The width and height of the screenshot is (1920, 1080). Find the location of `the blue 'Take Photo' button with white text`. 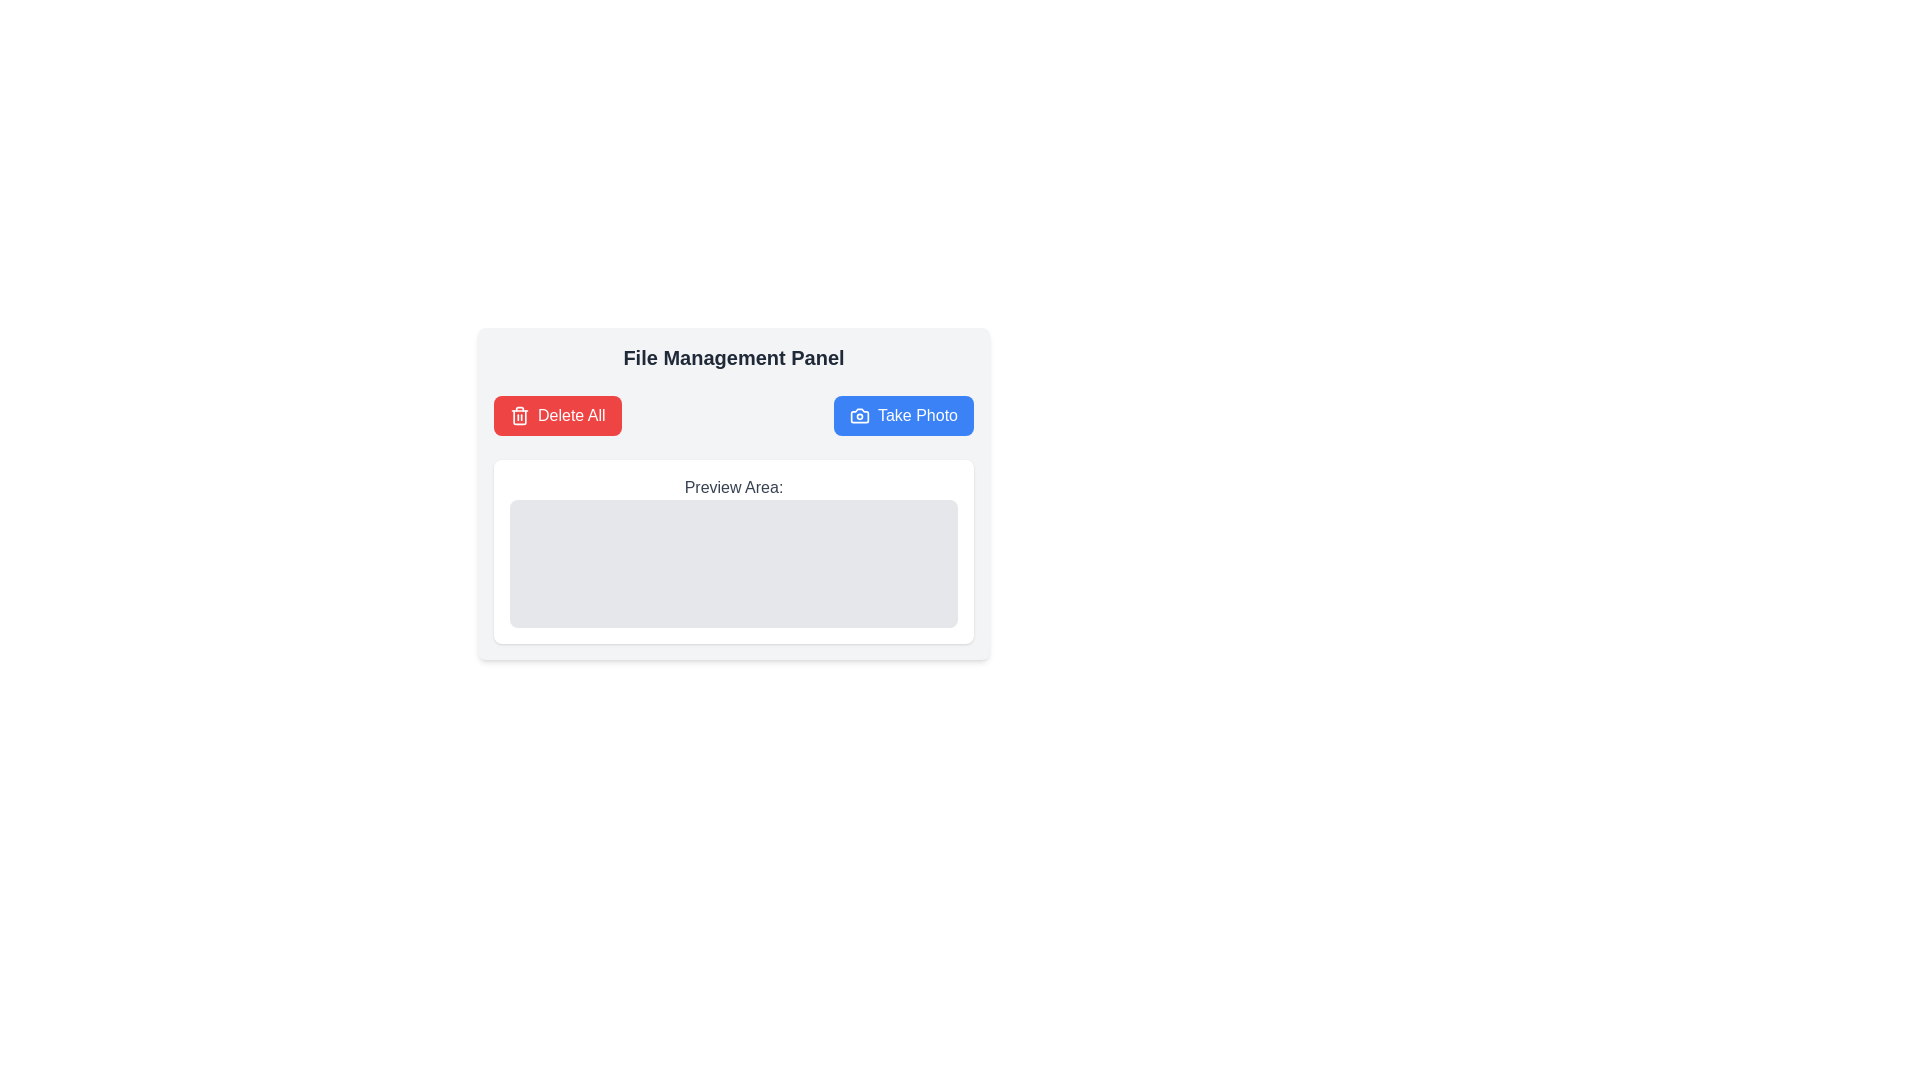

the blue 'Take Photo' button with white text is located at coordinates (902, 415).